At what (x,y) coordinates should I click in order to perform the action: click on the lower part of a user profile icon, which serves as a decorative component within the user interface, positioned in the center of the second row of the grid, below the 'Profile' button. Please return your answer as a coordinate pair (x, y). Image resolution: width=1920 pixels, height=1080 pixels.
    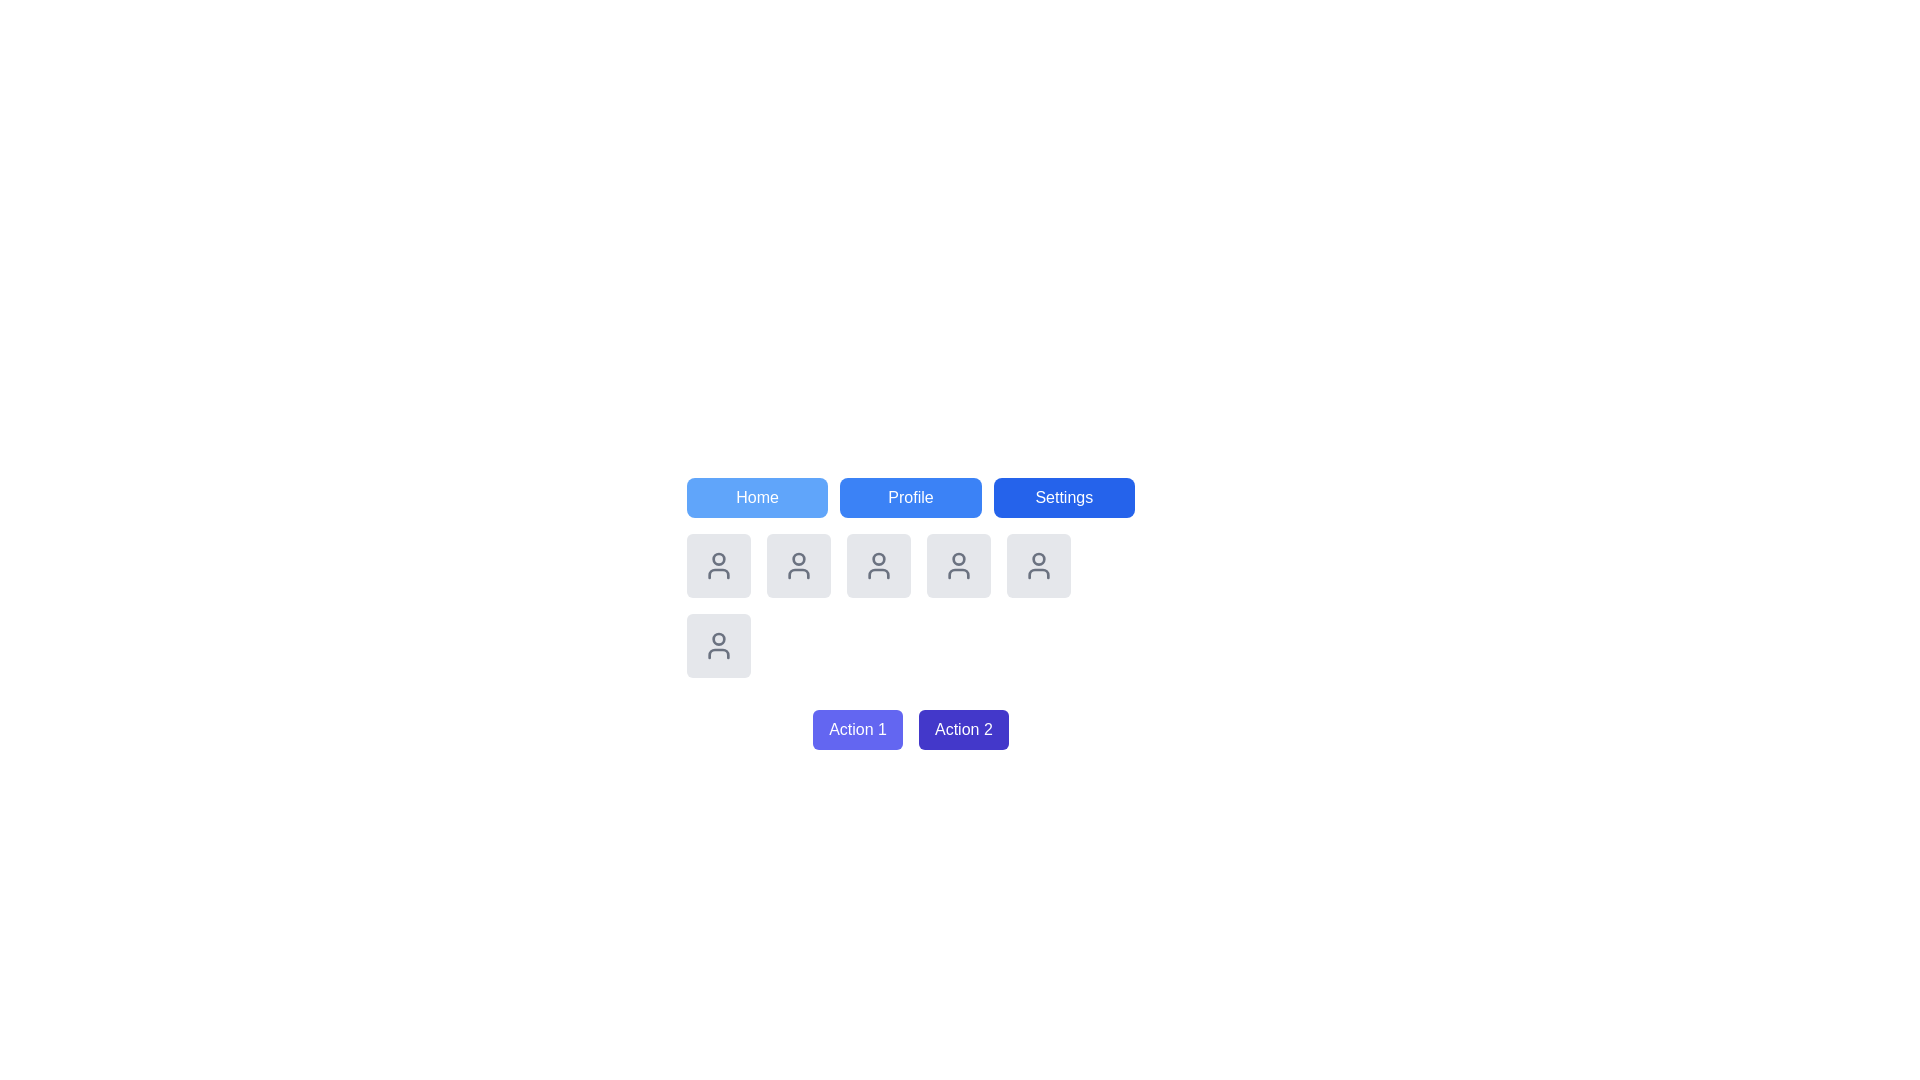
    Looking at the image, I should click on (878, 574).